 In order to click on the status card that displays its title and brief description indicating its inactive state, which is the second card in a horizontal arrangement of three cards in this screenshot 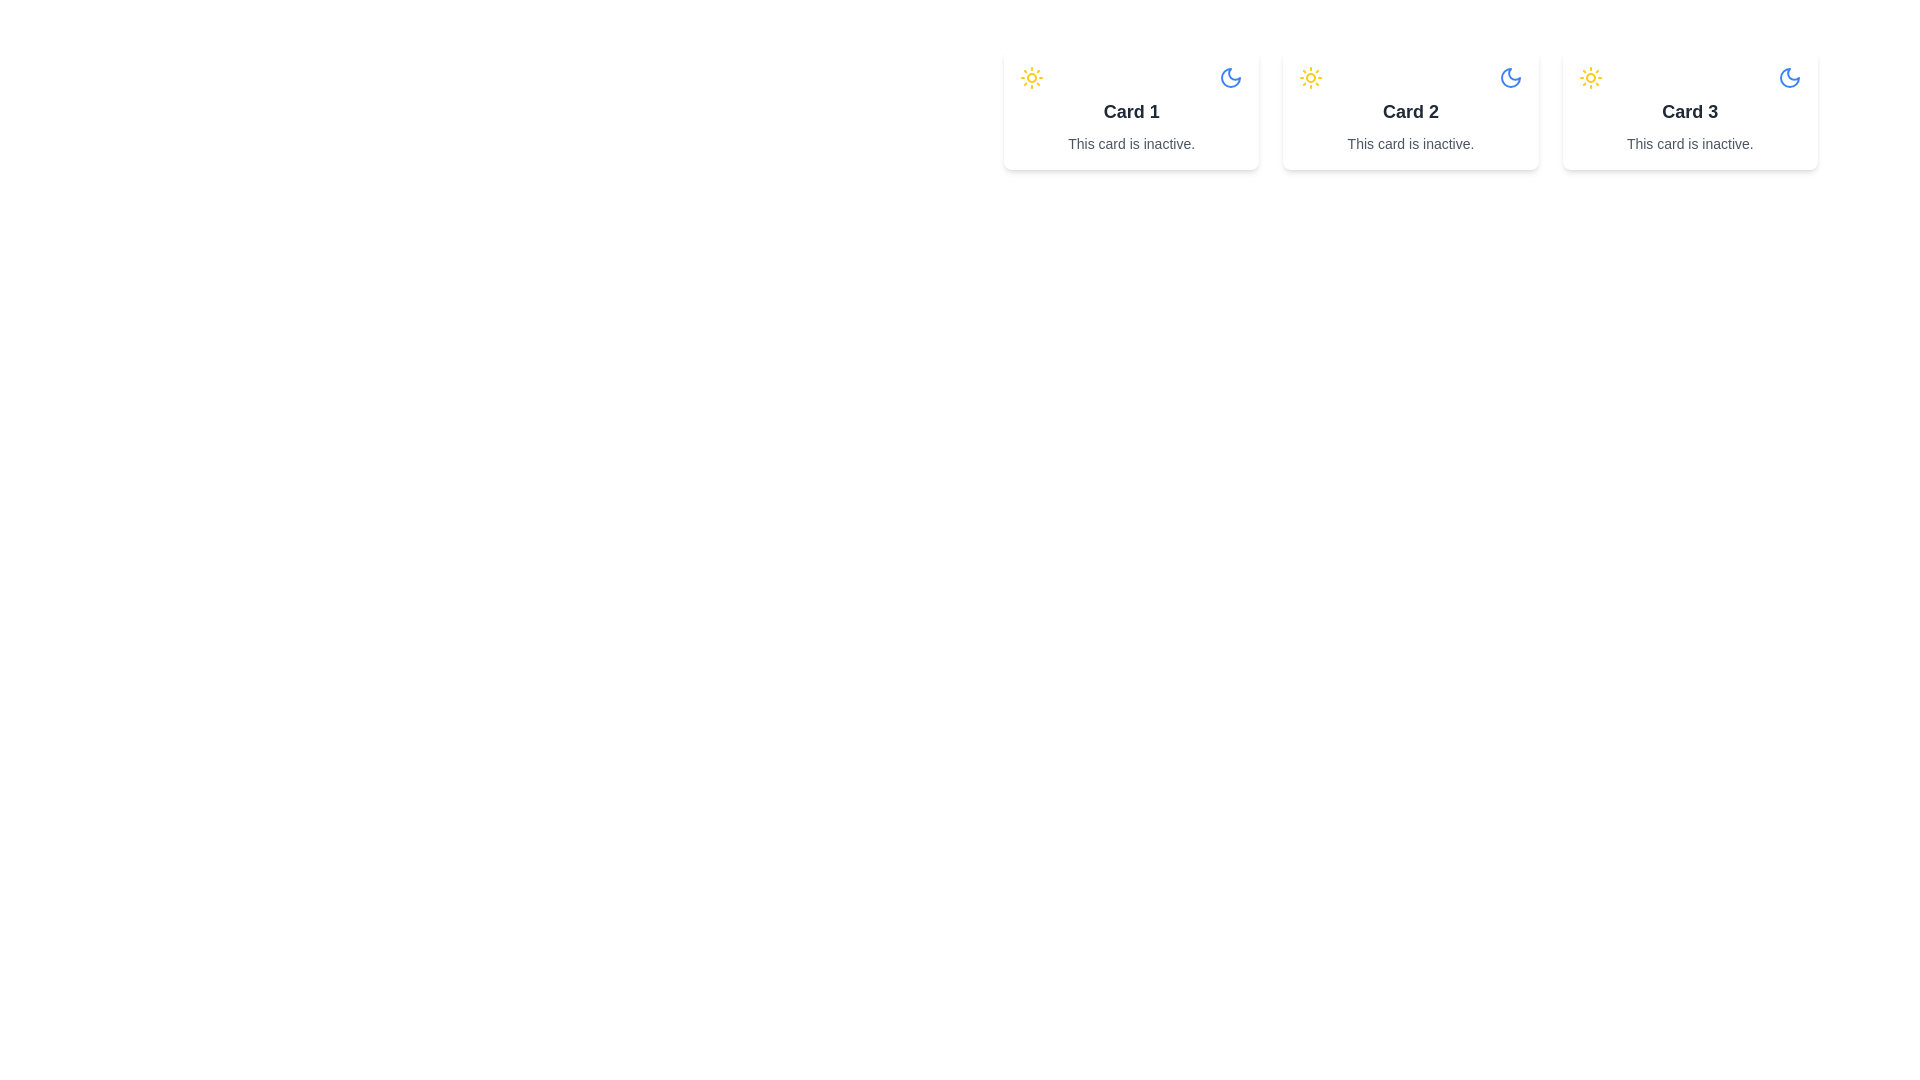, I will do `click(1410, 110)`.